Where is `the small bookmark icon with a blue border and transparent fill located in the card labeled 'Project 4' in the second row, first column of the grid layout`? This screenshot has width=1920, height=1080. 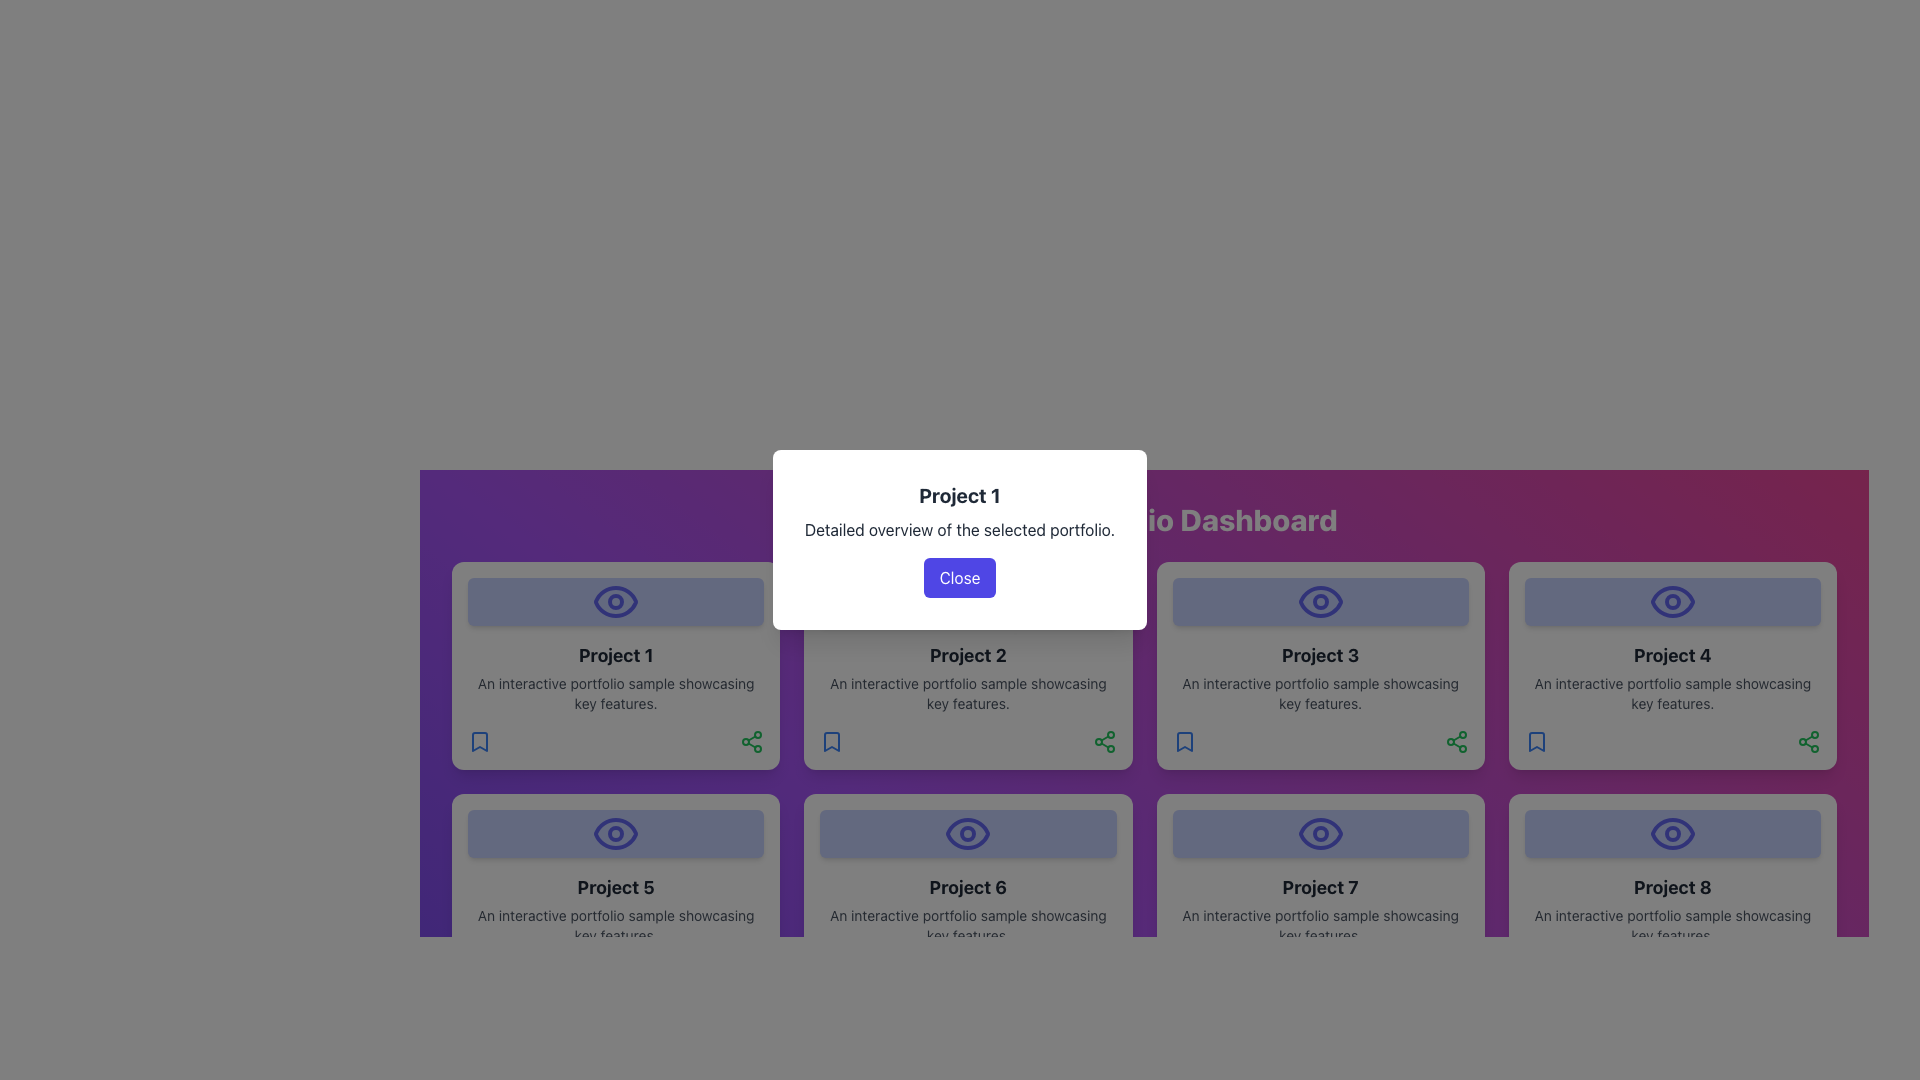 the small bookmark icon with a blue border and transparent fill located in the card labeled 'Project 4' in the second row, first column of the grid layout is located at coordinates (1535, 741).